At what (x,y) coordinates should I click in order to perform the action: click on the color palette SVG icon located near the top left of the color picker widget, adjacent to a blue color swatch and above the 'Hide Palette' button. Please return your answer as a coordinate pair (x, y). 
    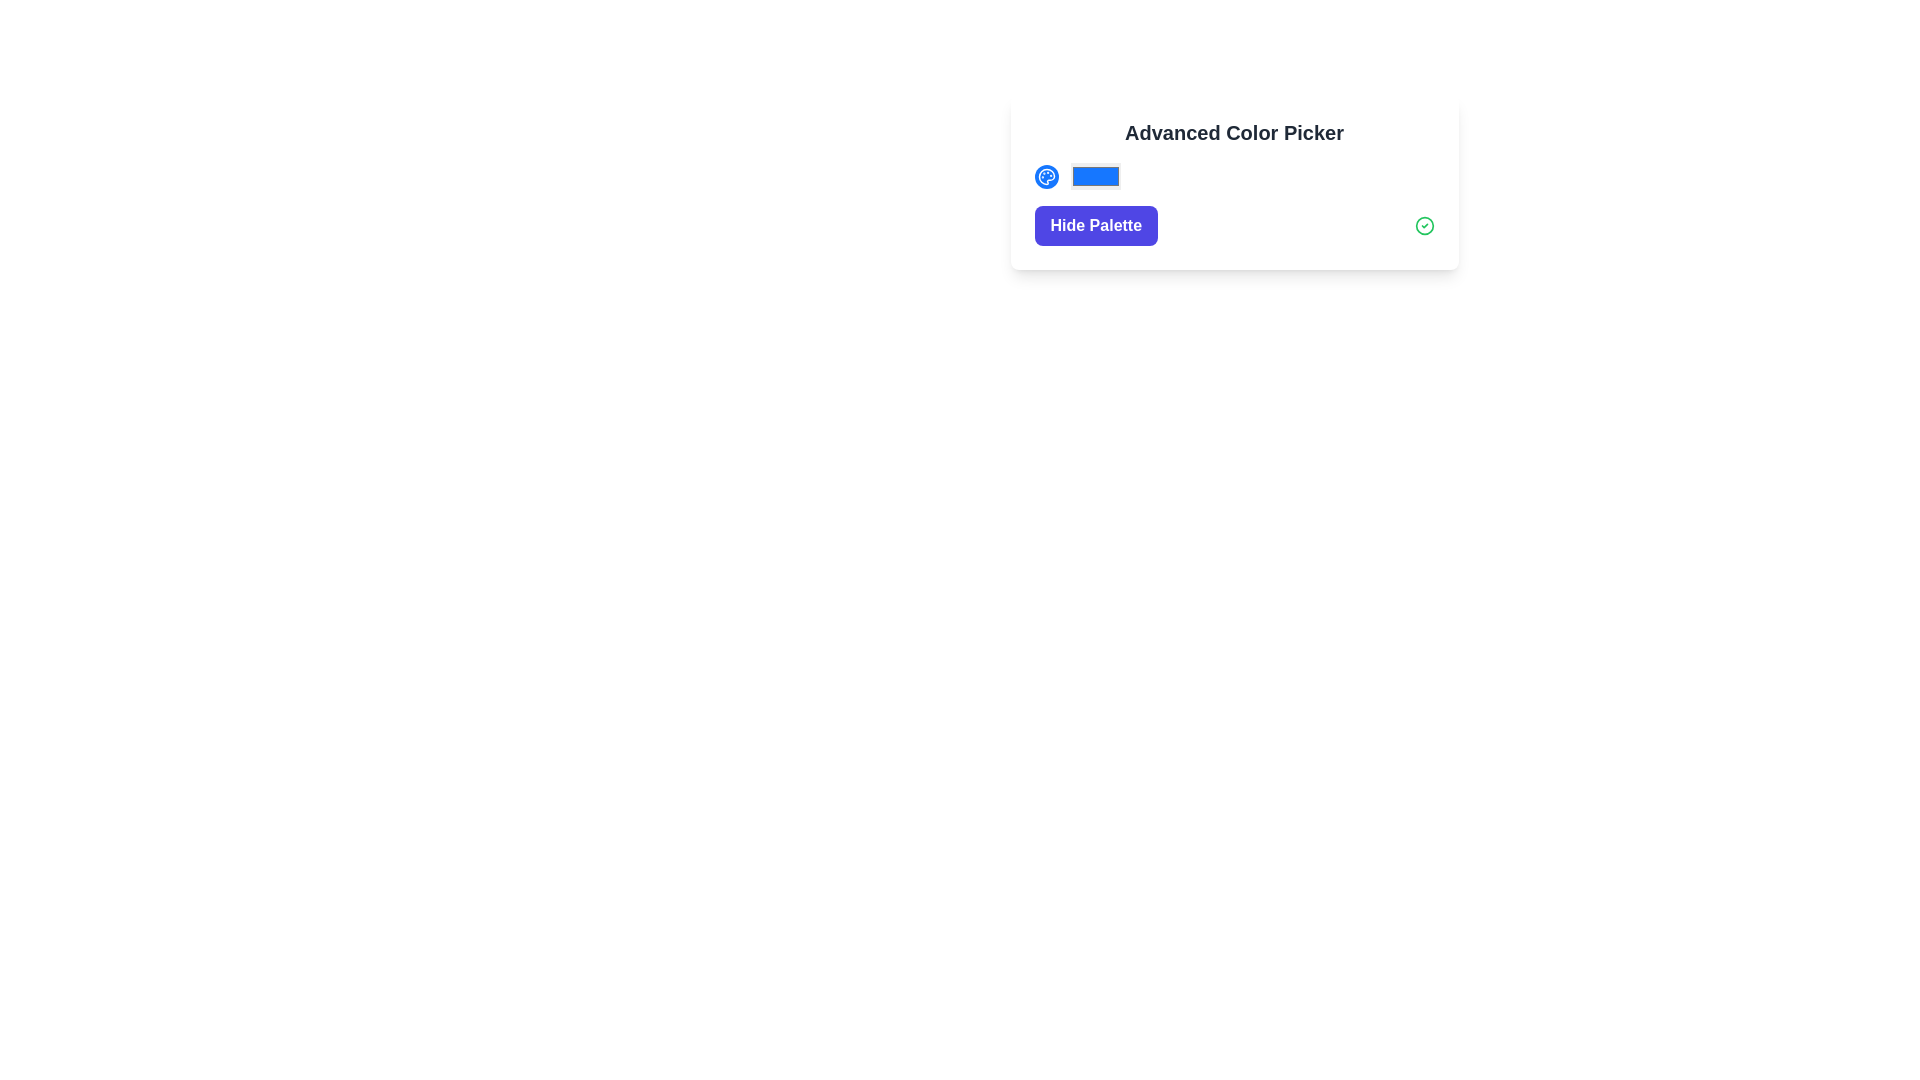
    Looking at the image, I should click on (1045, 175).